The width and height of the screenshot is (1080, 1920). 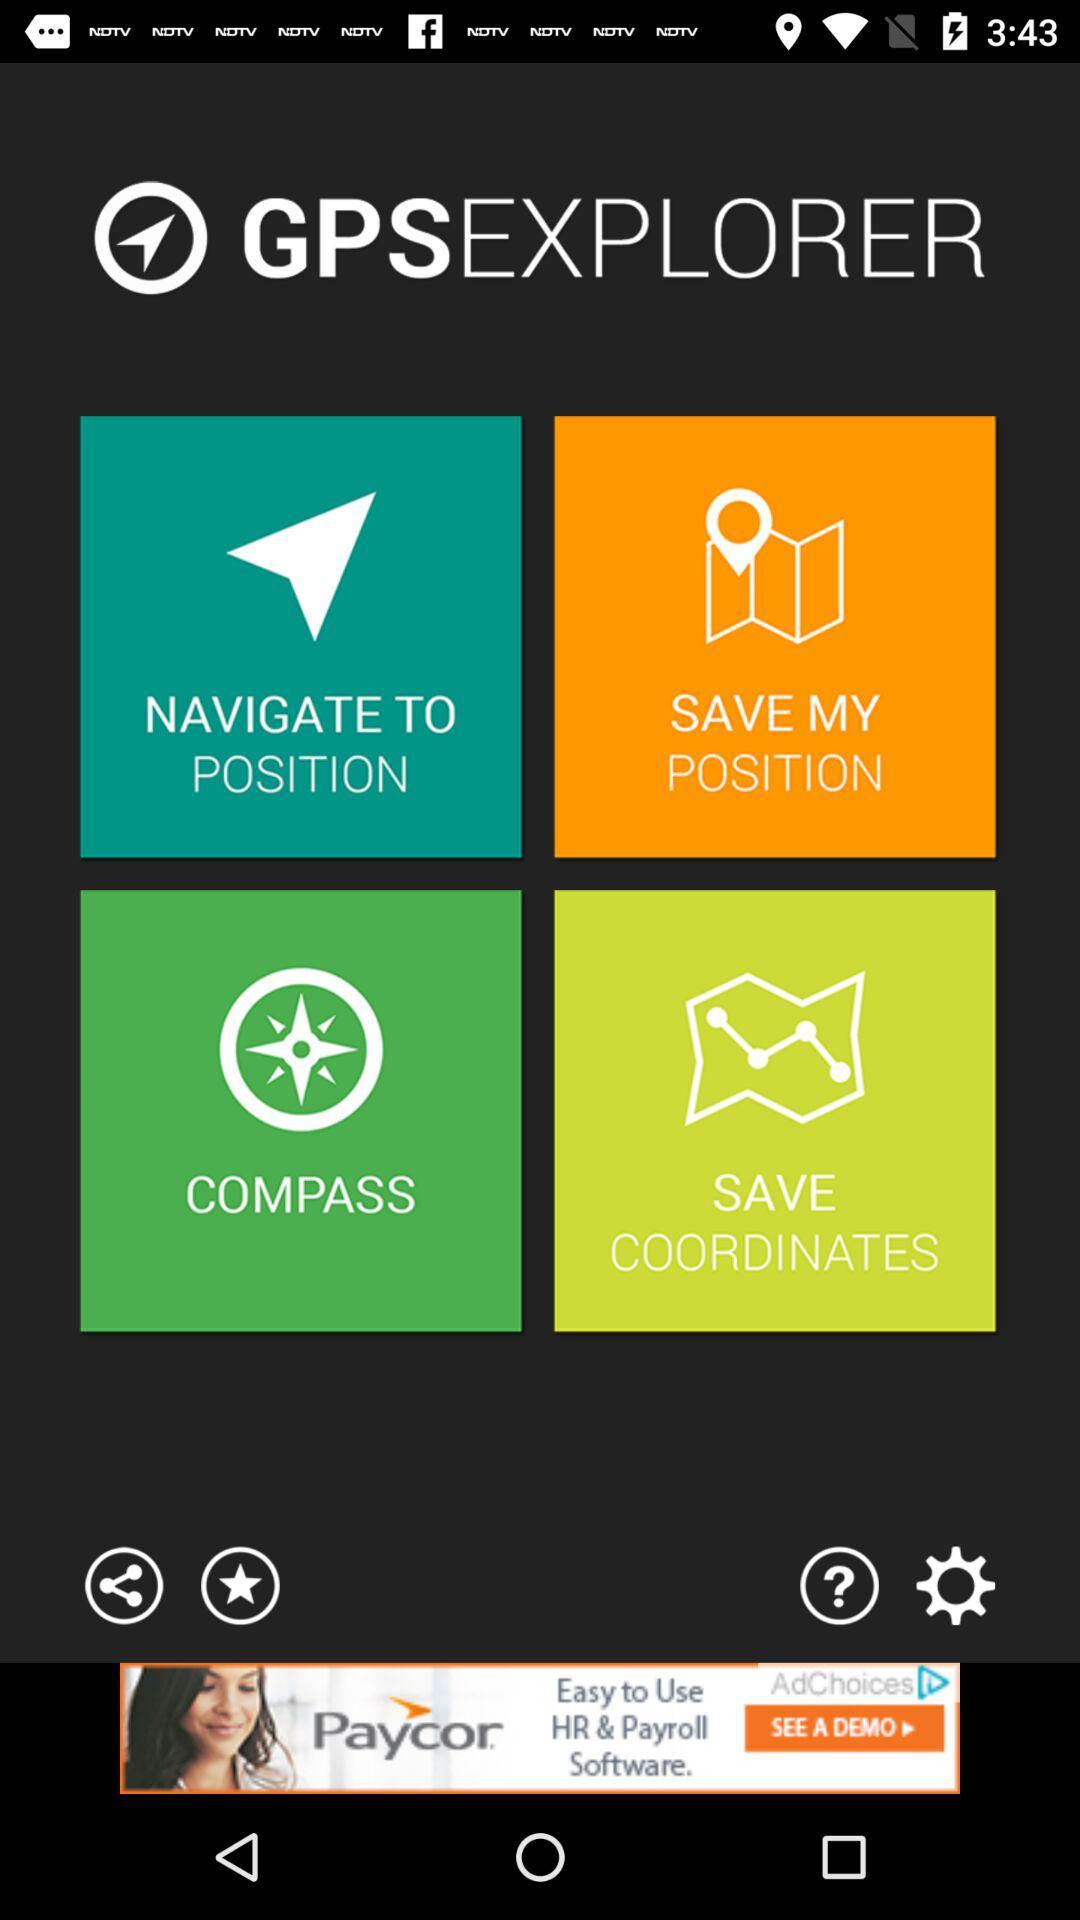 I want to click on compass, so click(x=303, y=1112).